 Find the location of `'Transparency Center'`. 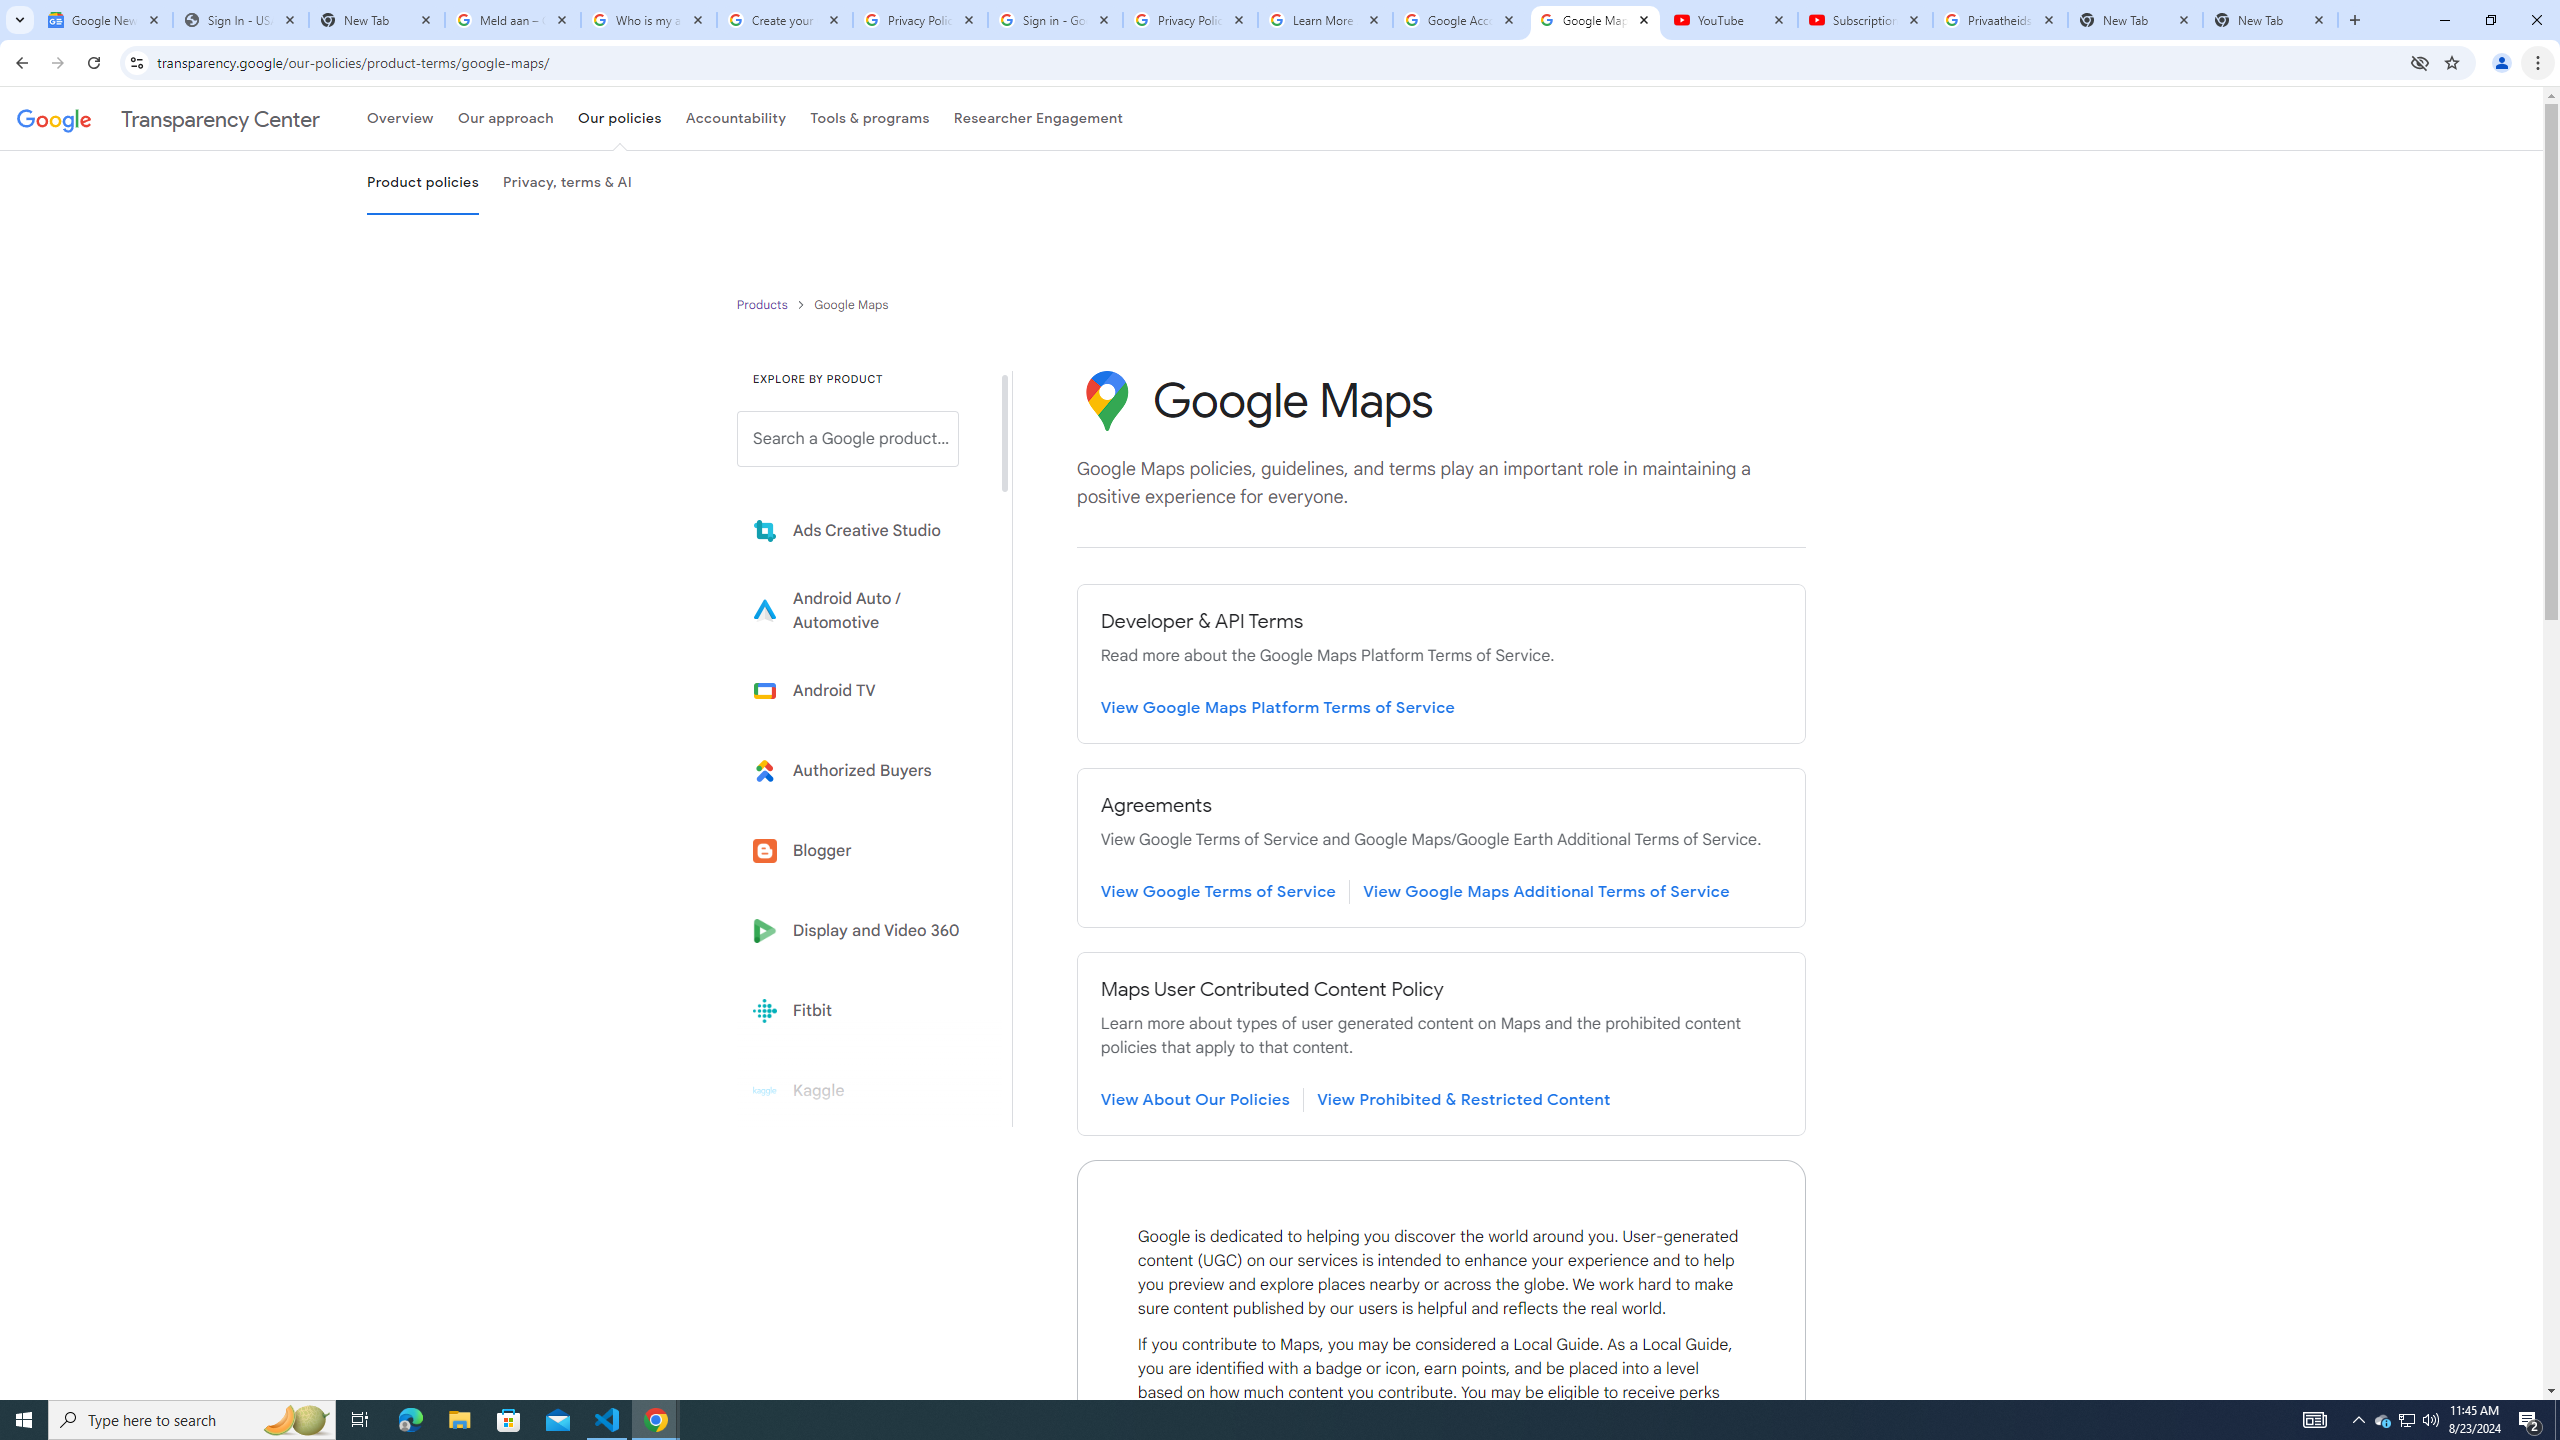

'Transparency Center' is located at coordinates (167, 118).